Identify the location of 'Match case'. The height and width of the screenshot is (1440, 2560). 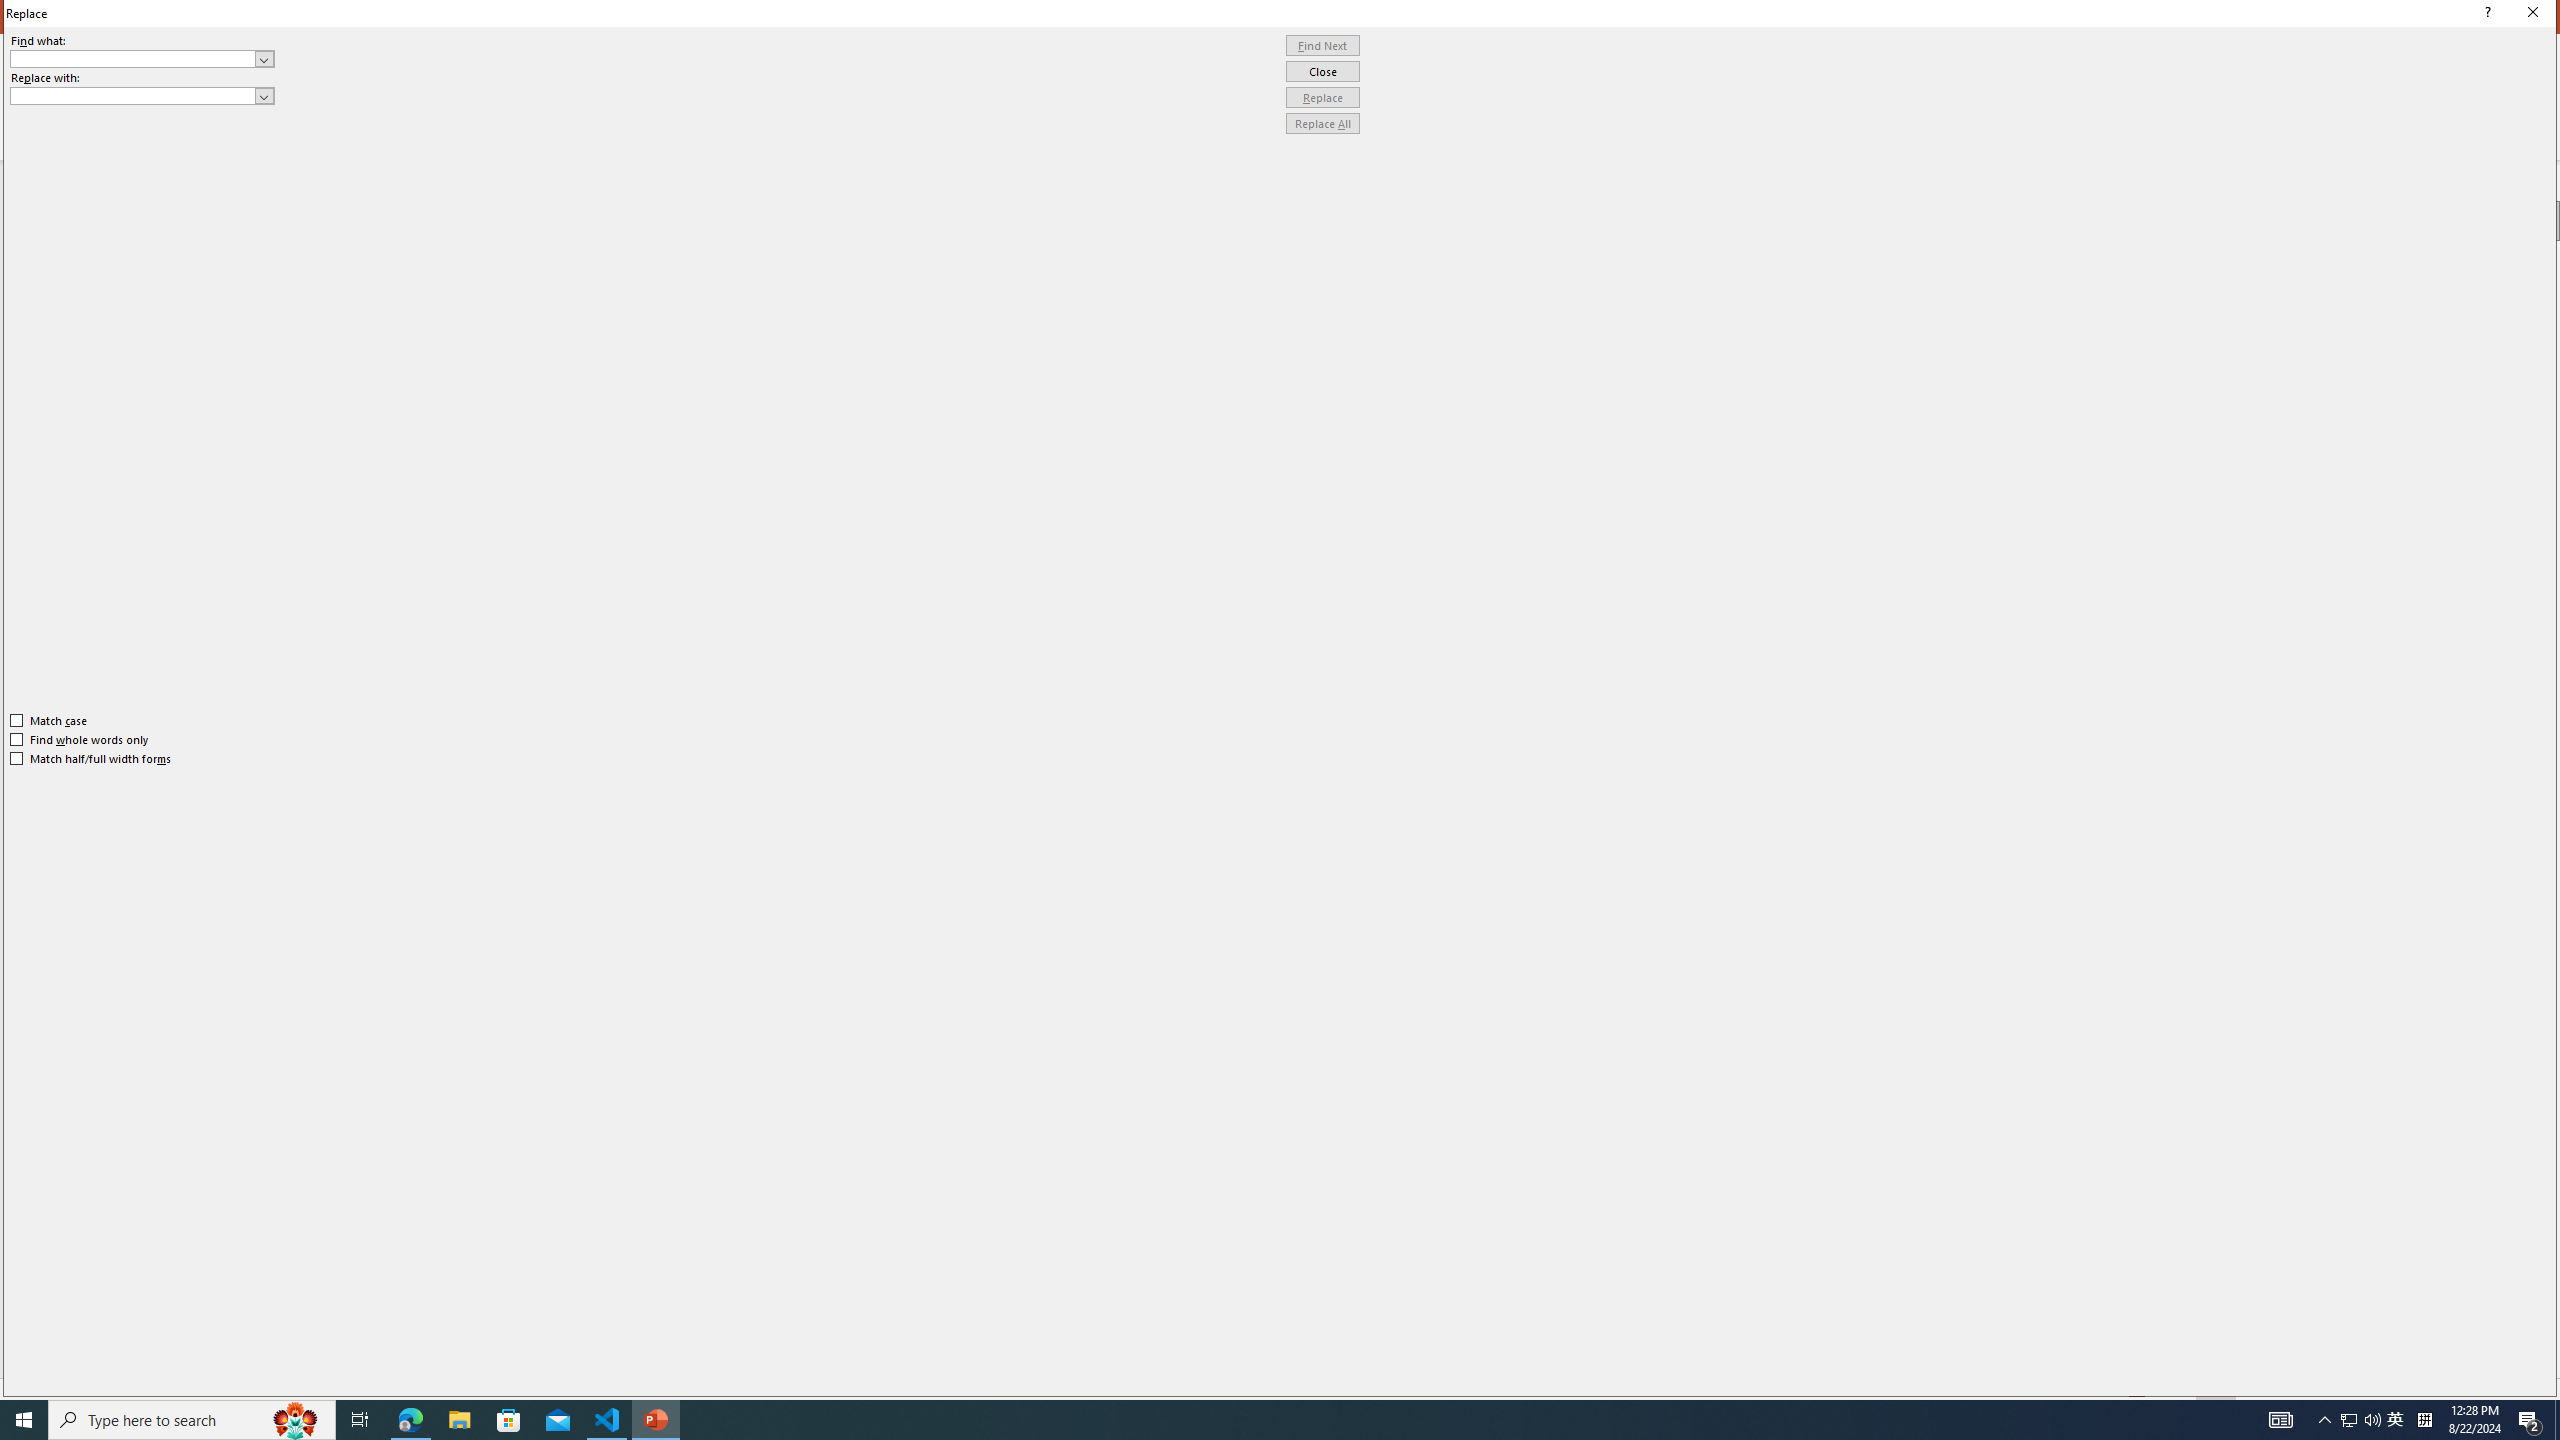
(48, 720).